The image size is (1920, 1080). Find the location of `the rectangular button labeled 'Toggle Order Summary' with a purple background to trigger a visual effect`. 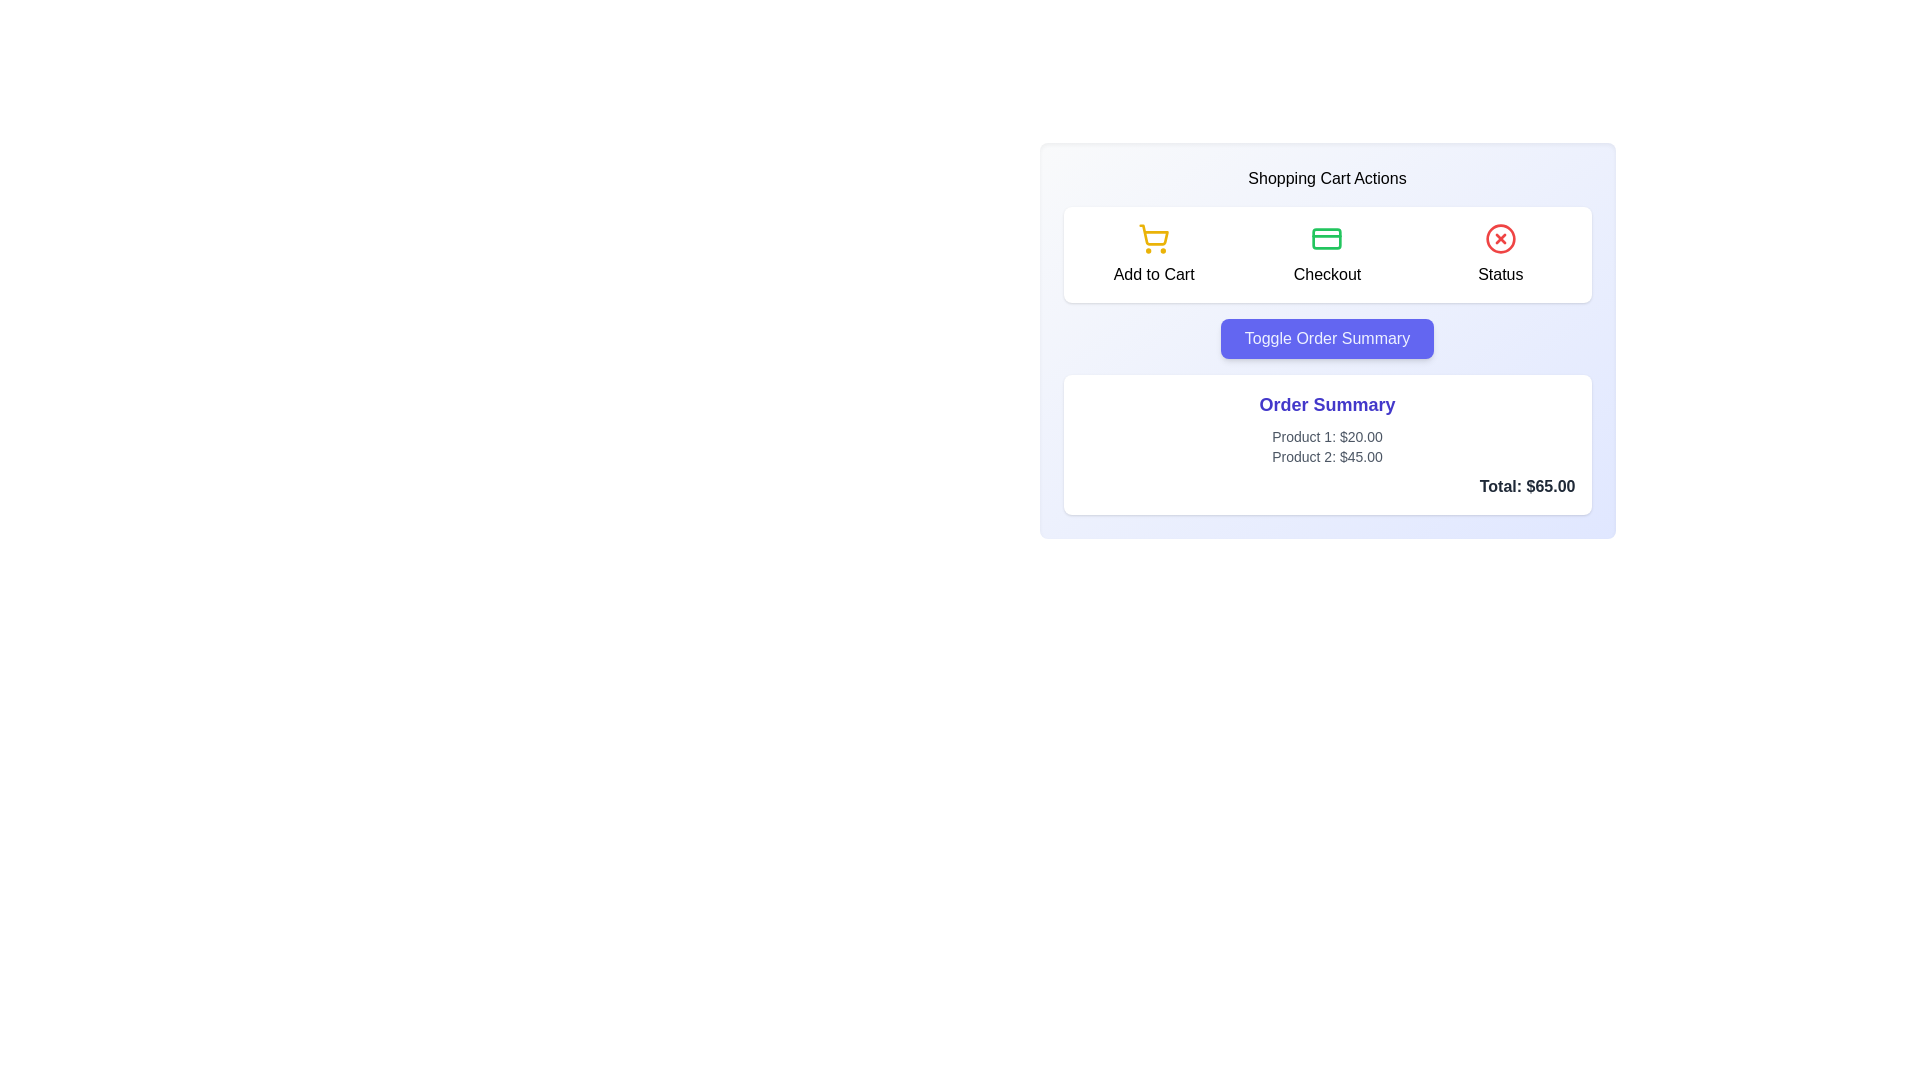

the rectangular button labeled 'Toggle Order Summary' with a purple background to trigger a visual effect is located at coordinates (1327, 338).